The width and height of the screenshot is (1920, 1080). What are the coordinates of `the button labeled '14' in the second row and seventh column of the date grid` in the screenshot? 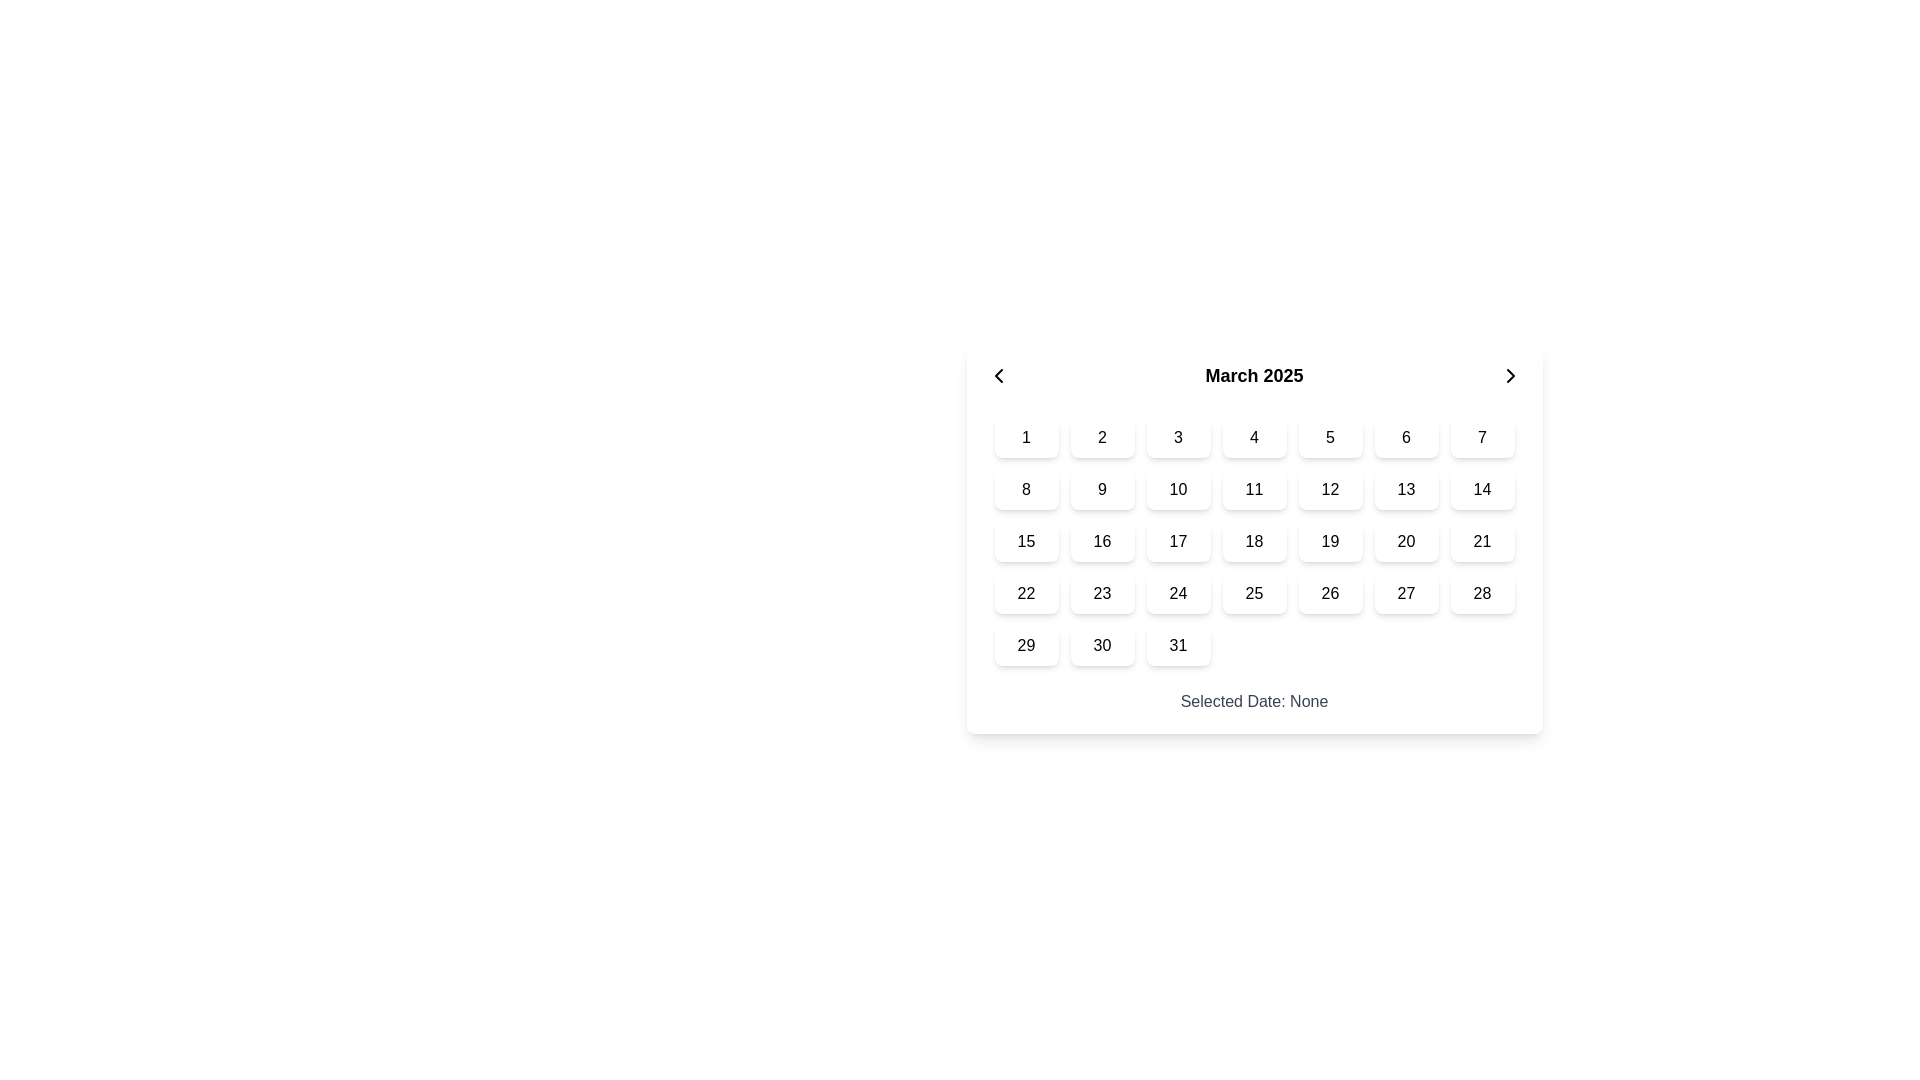 It's located at (1482, 489).